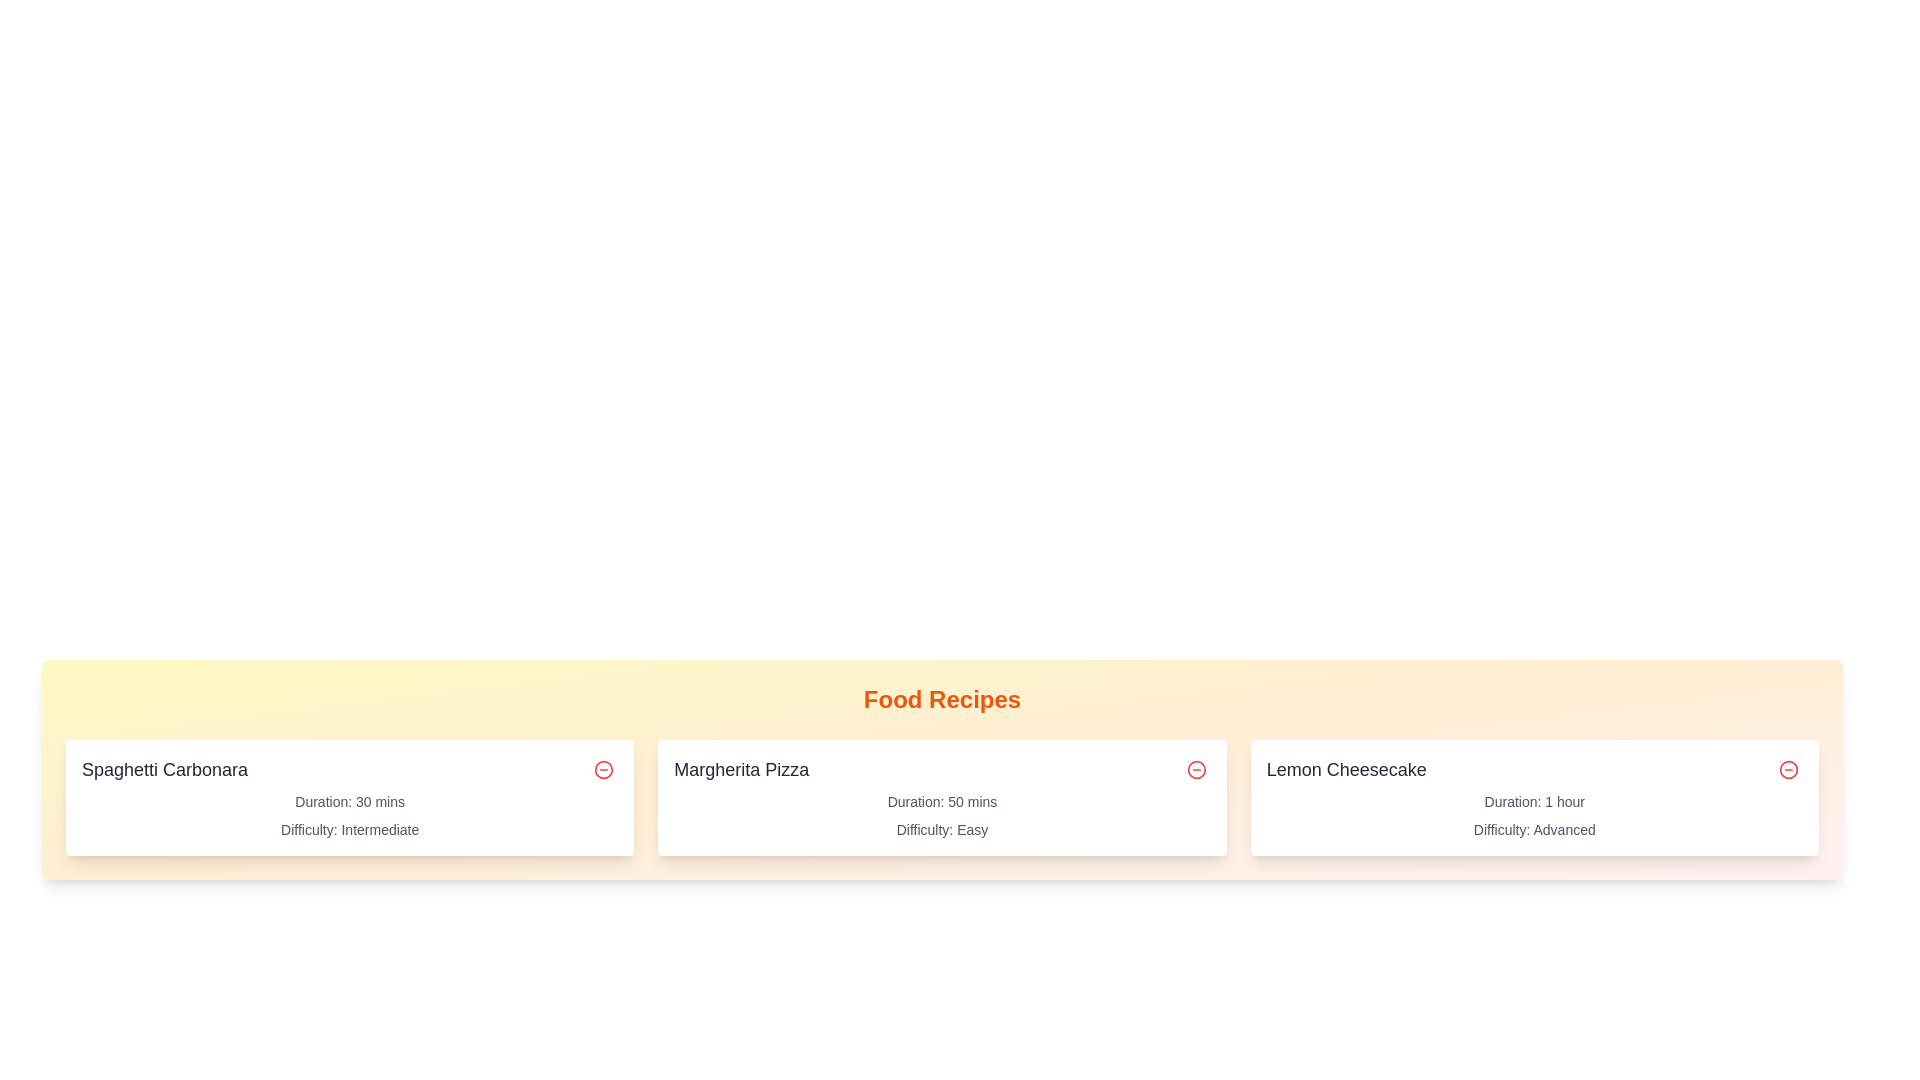 This screenshot has height=1080, width=1920. I want to click on the minus icon located at the top-right corner of the 'Lemon Cheesecake' card, so click(1789, 769).